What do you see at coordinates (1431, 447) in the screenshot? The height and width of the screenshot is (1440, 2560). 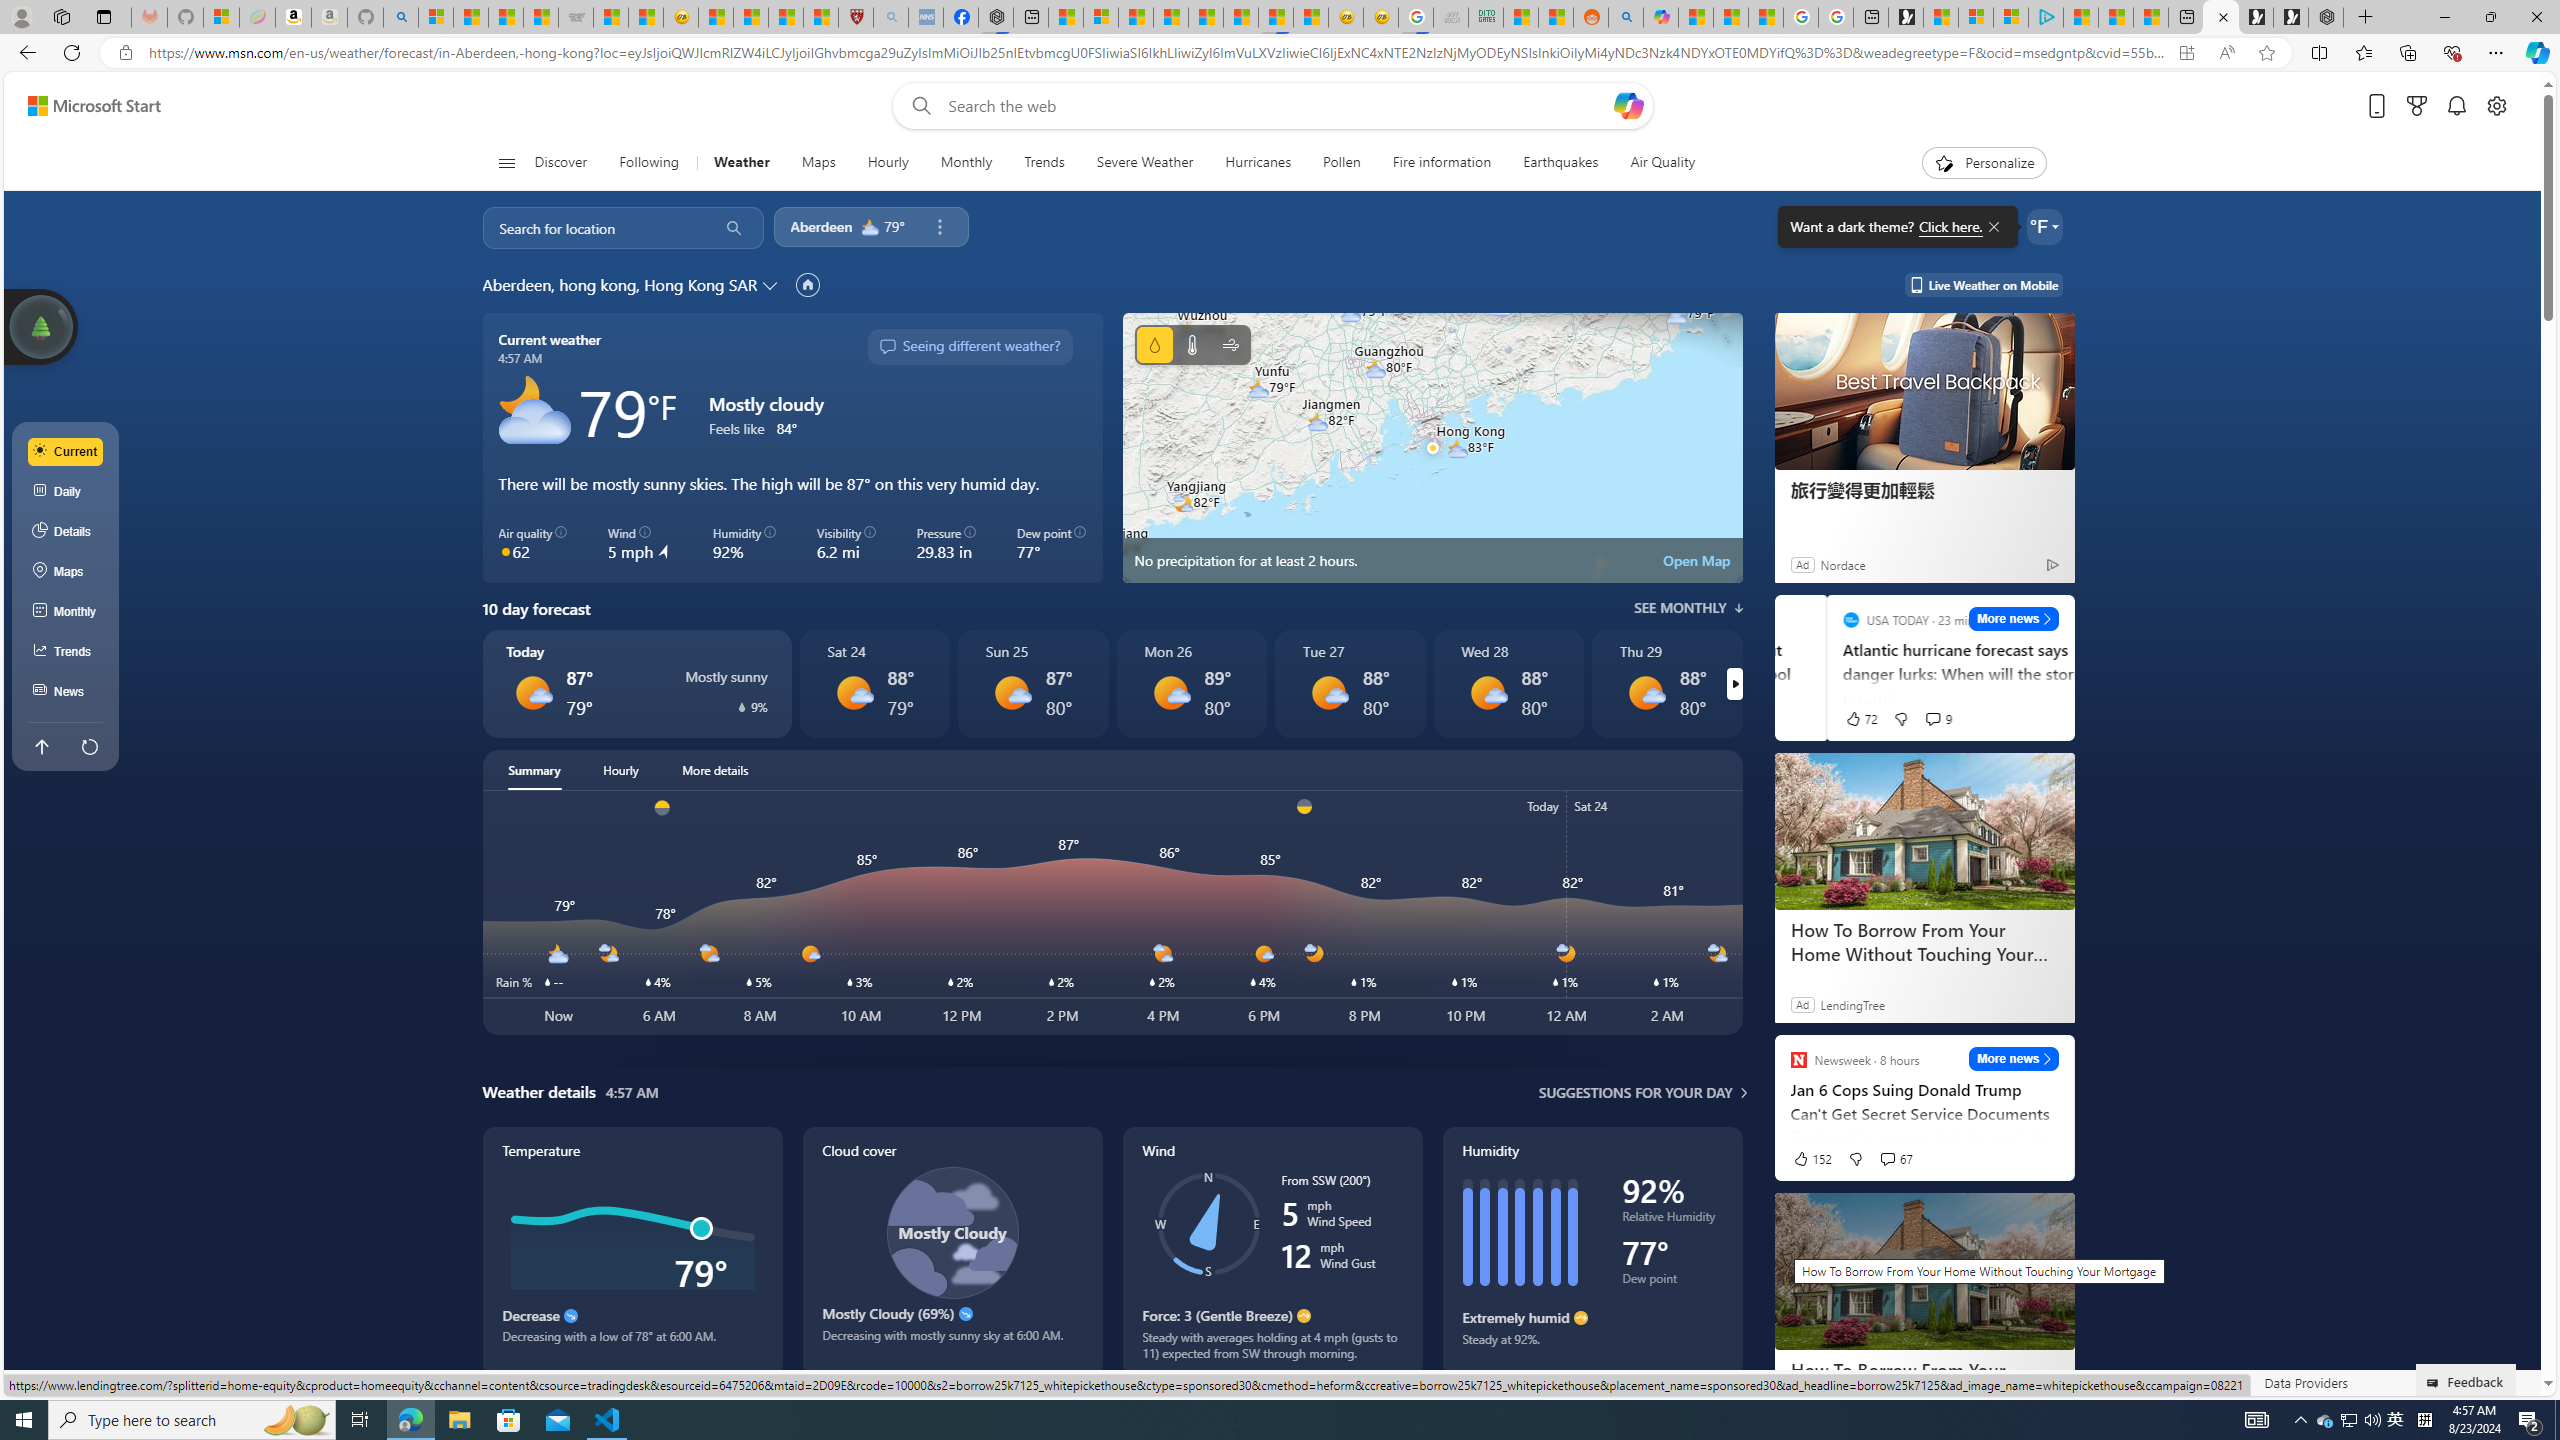 I see `'No precipitation for at least 2 hours'` at bounding box center [1431, 447].